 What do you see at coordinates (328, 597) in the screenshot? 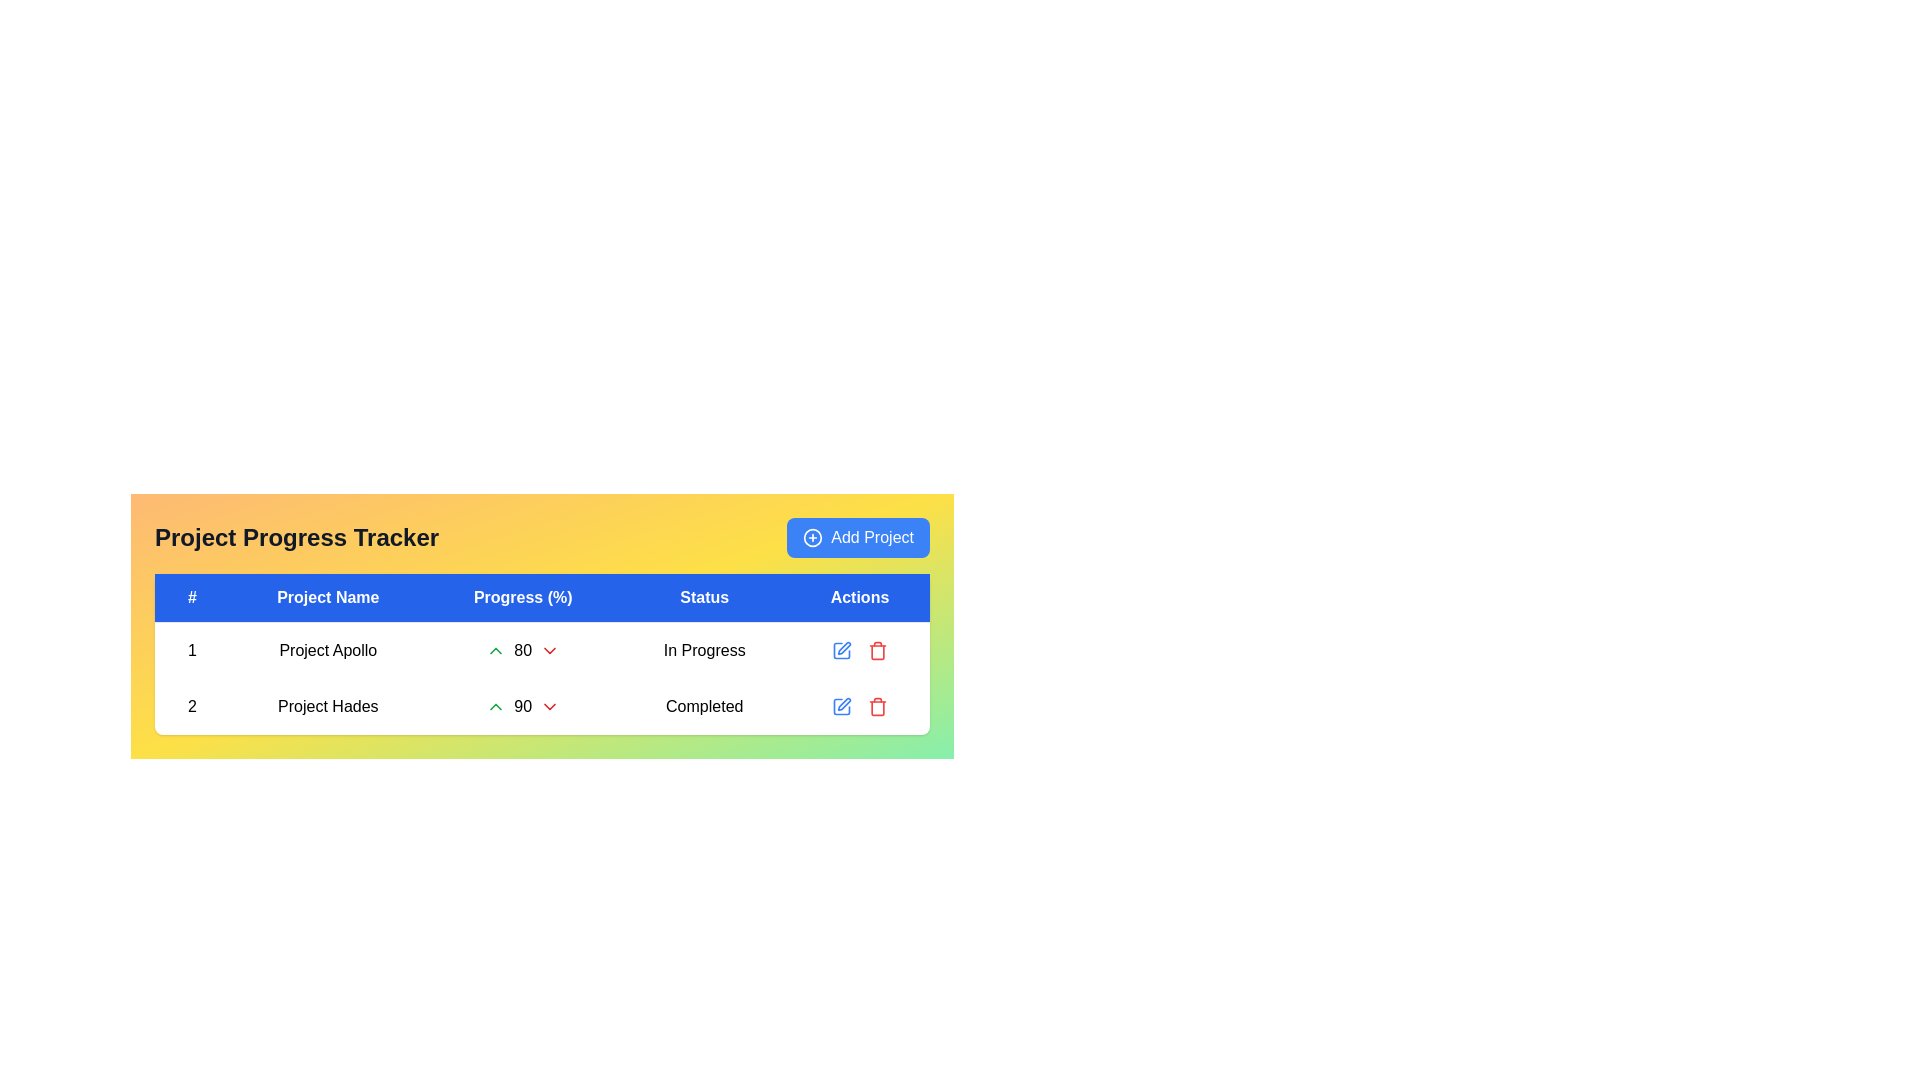
I see `the Table Header Cell labeled 'Project Name', which is a blue rectangular cell with white text, centrally aligned in the header row of the table` at bounding box center [328, 597].